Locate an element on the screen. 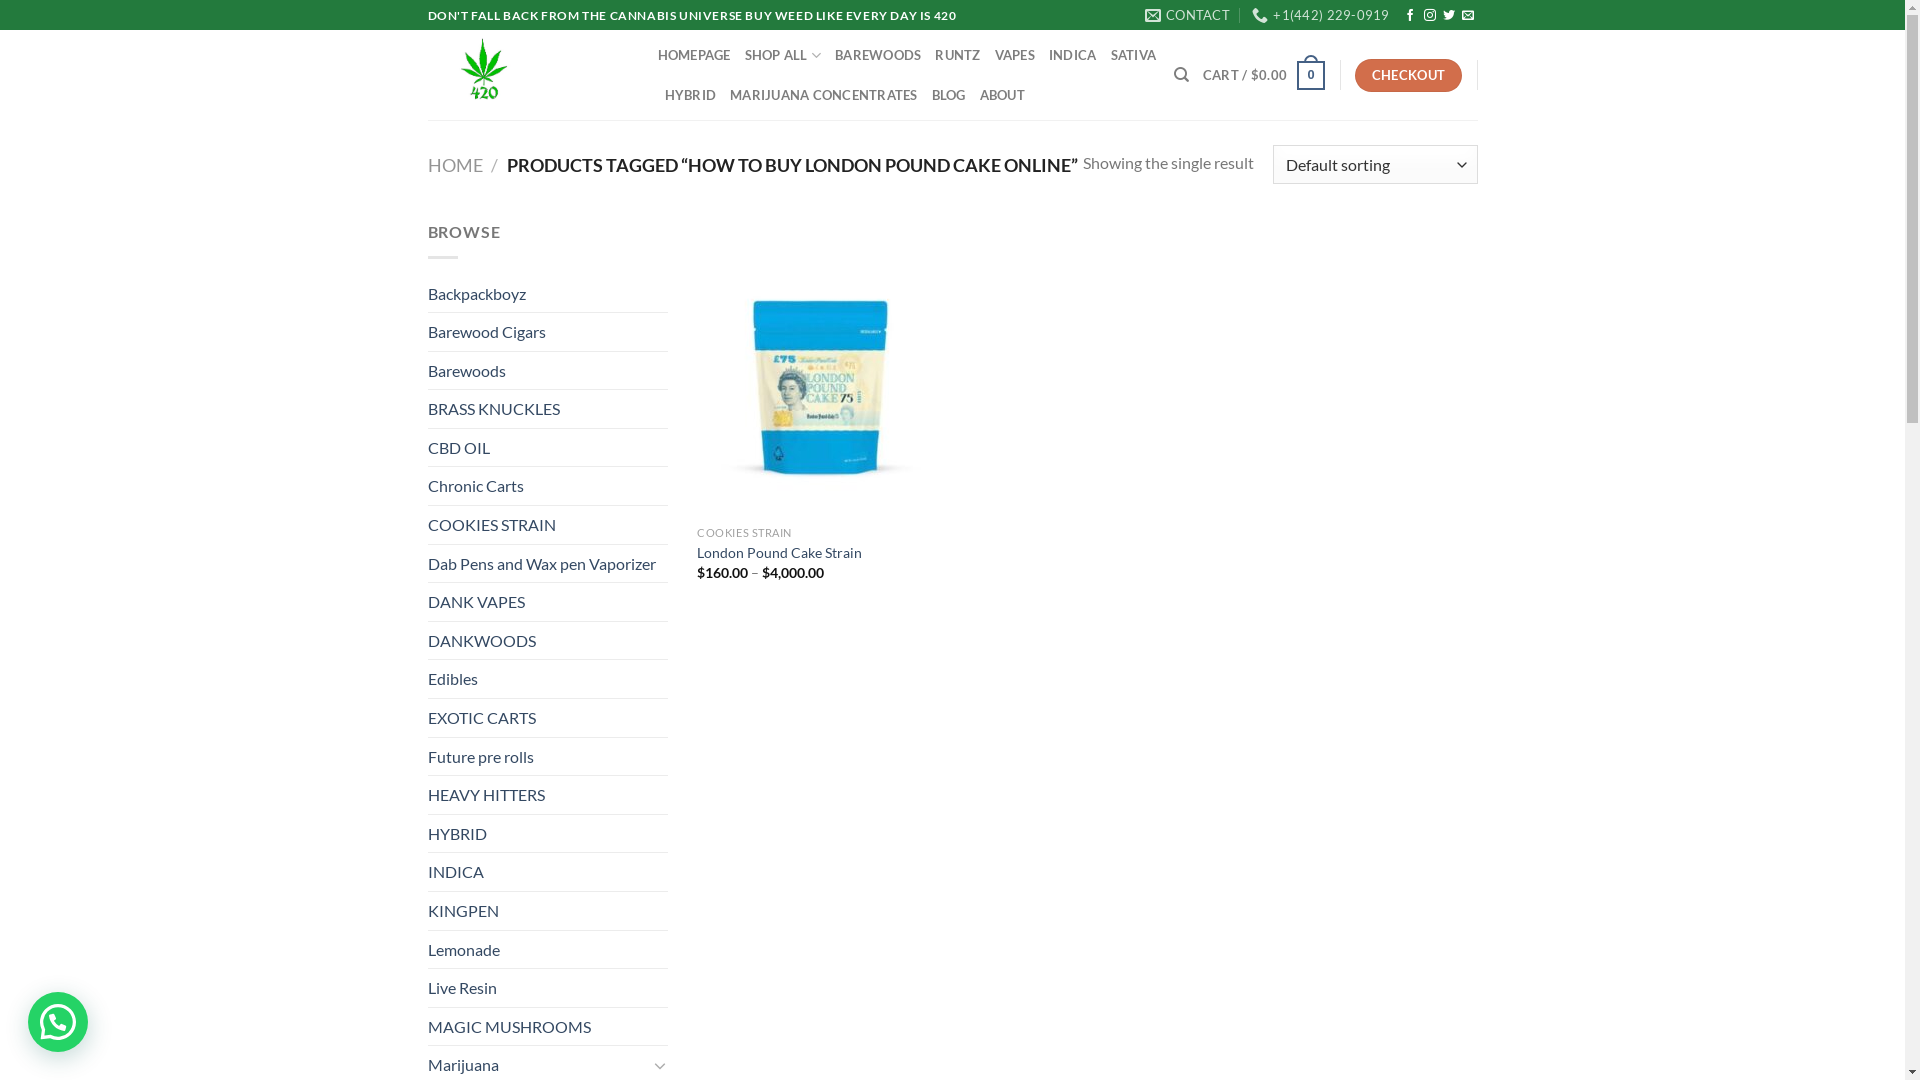  'SATIVA' is located at coordinates (1108, 53).